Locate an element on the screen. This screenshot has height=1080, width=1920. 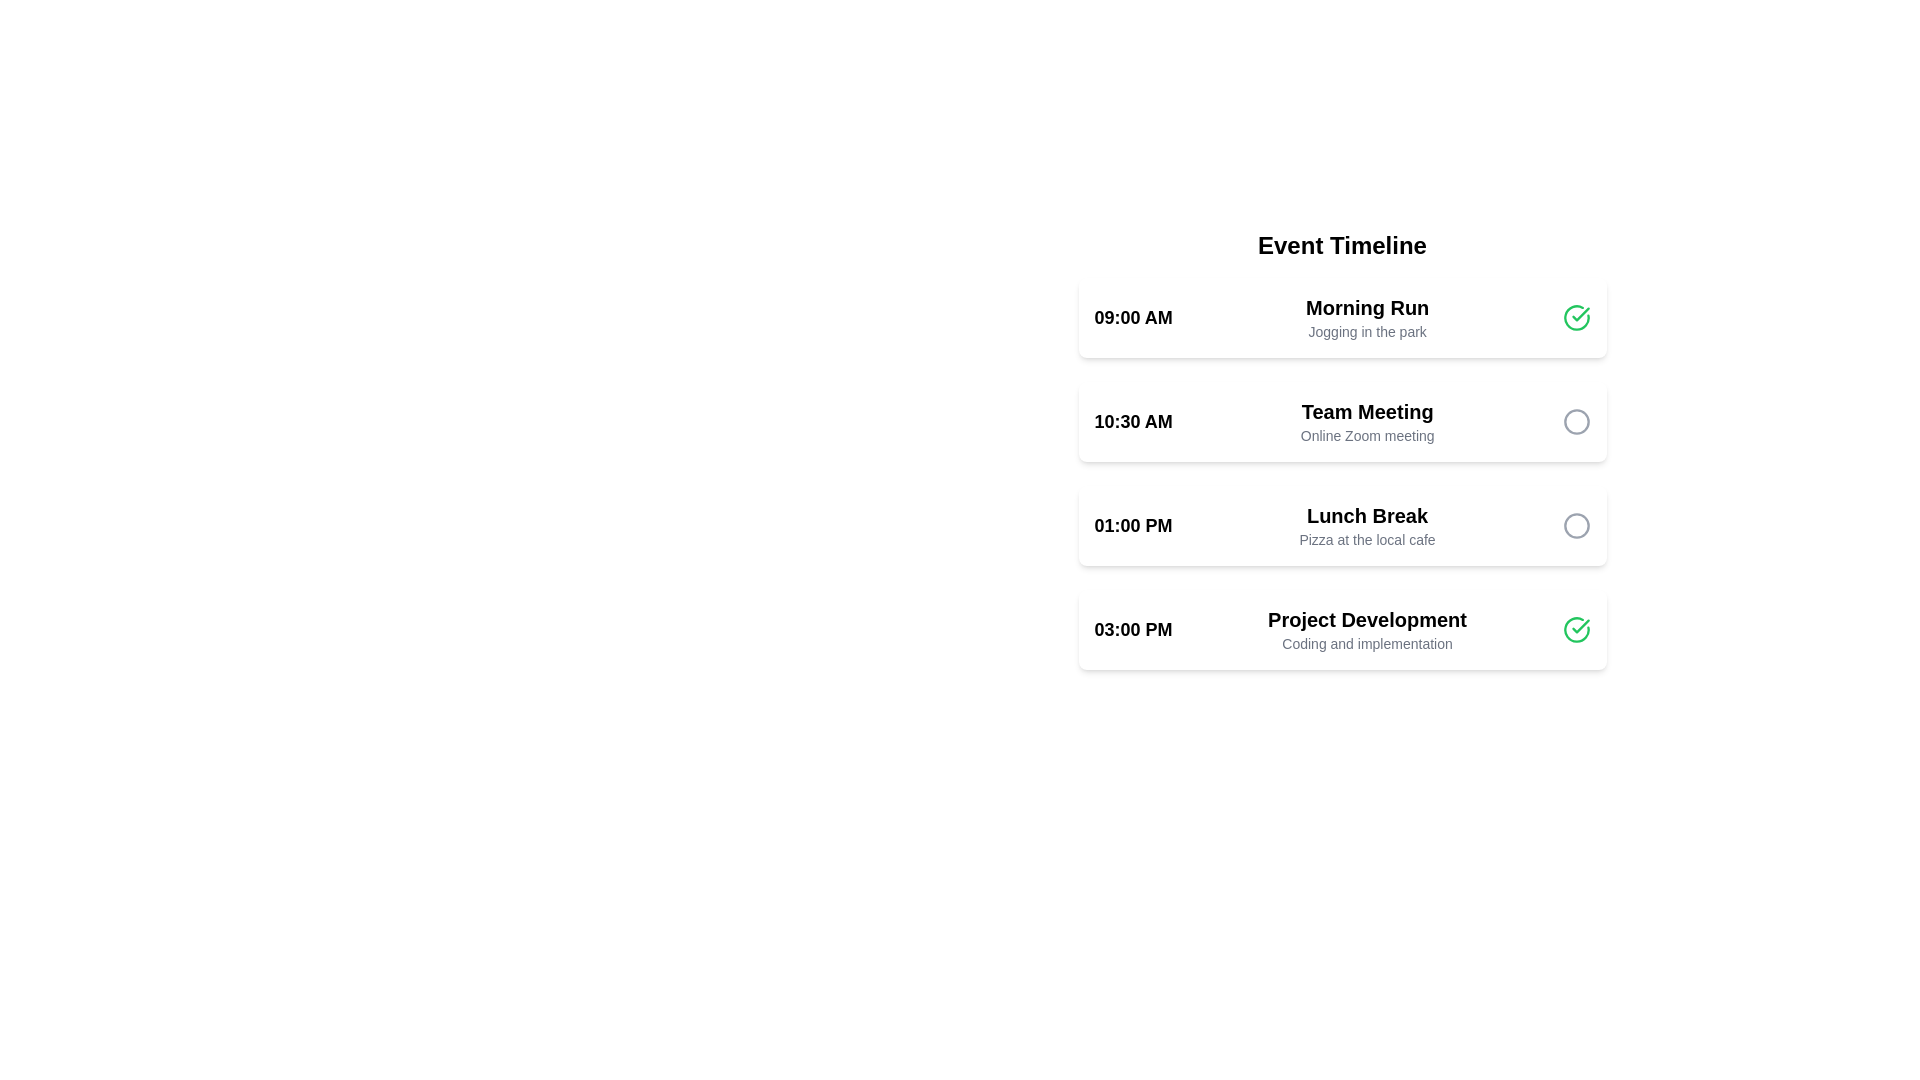
the text label displaying the time '10:30 AM' for the 'Team Meeting' event, which is bold and large in a sans-serif font on a white background is located at coordinates (1133, 420).